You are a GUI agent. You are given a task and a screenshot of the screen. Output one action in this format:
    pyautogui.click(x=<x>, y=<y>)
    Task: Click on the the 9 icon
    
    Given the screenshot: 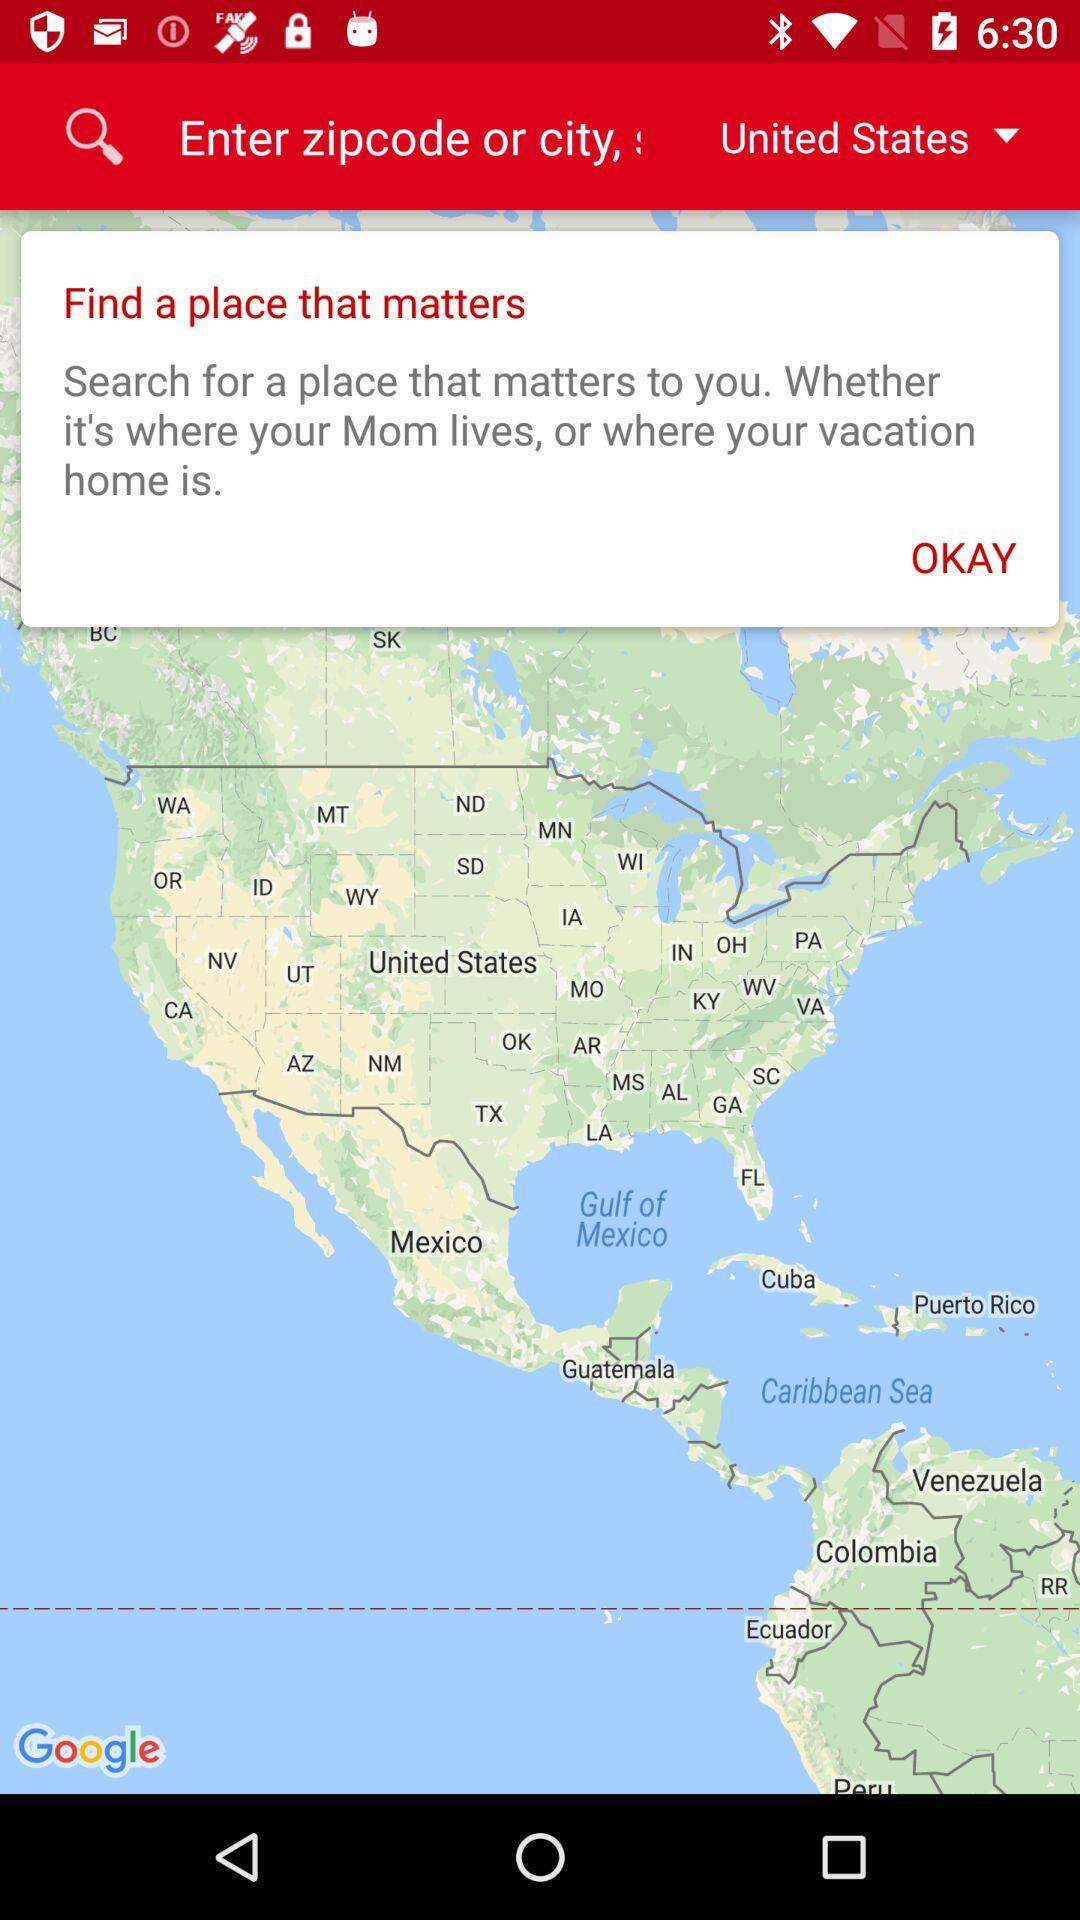 What is the action you would take?
    pyautogui.click(x=407, y=135)
    